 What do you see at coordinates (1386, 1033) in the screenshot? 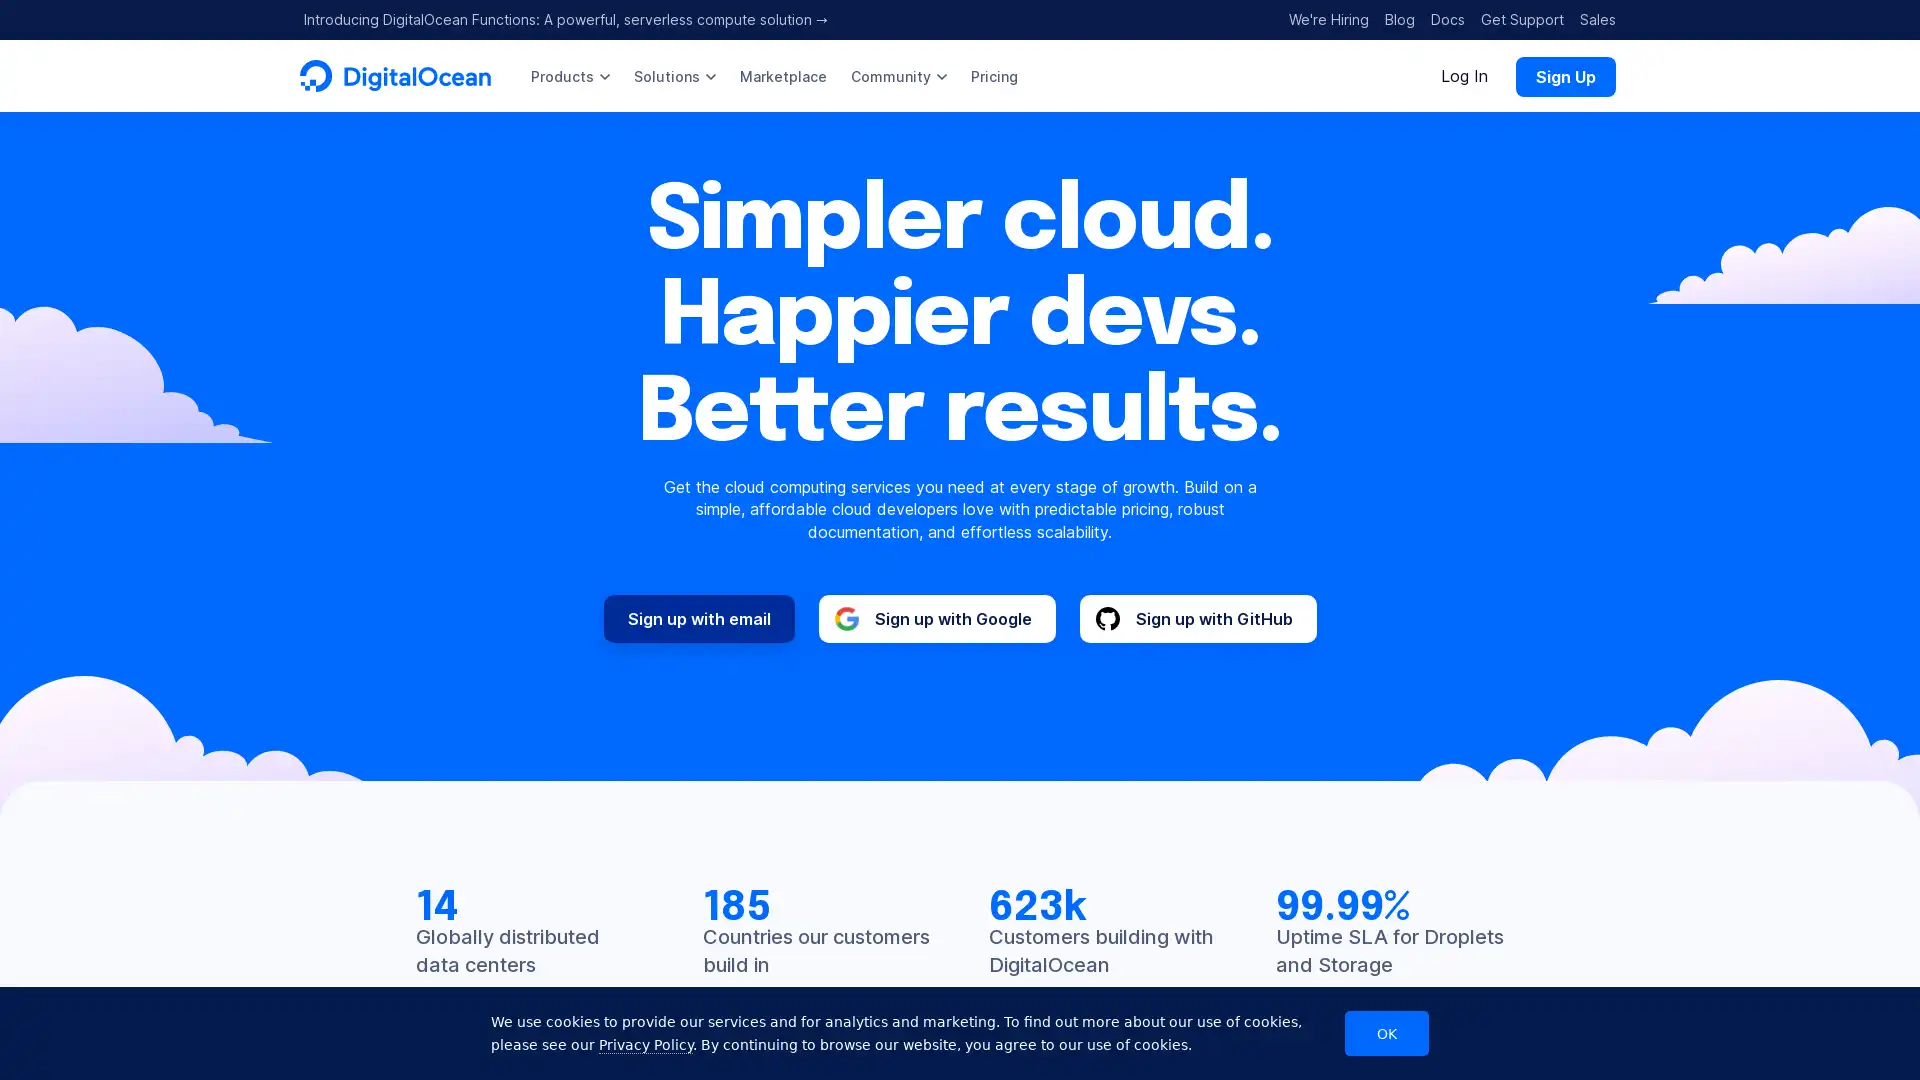
I see `OK` at bounding box center [1386, 1033].